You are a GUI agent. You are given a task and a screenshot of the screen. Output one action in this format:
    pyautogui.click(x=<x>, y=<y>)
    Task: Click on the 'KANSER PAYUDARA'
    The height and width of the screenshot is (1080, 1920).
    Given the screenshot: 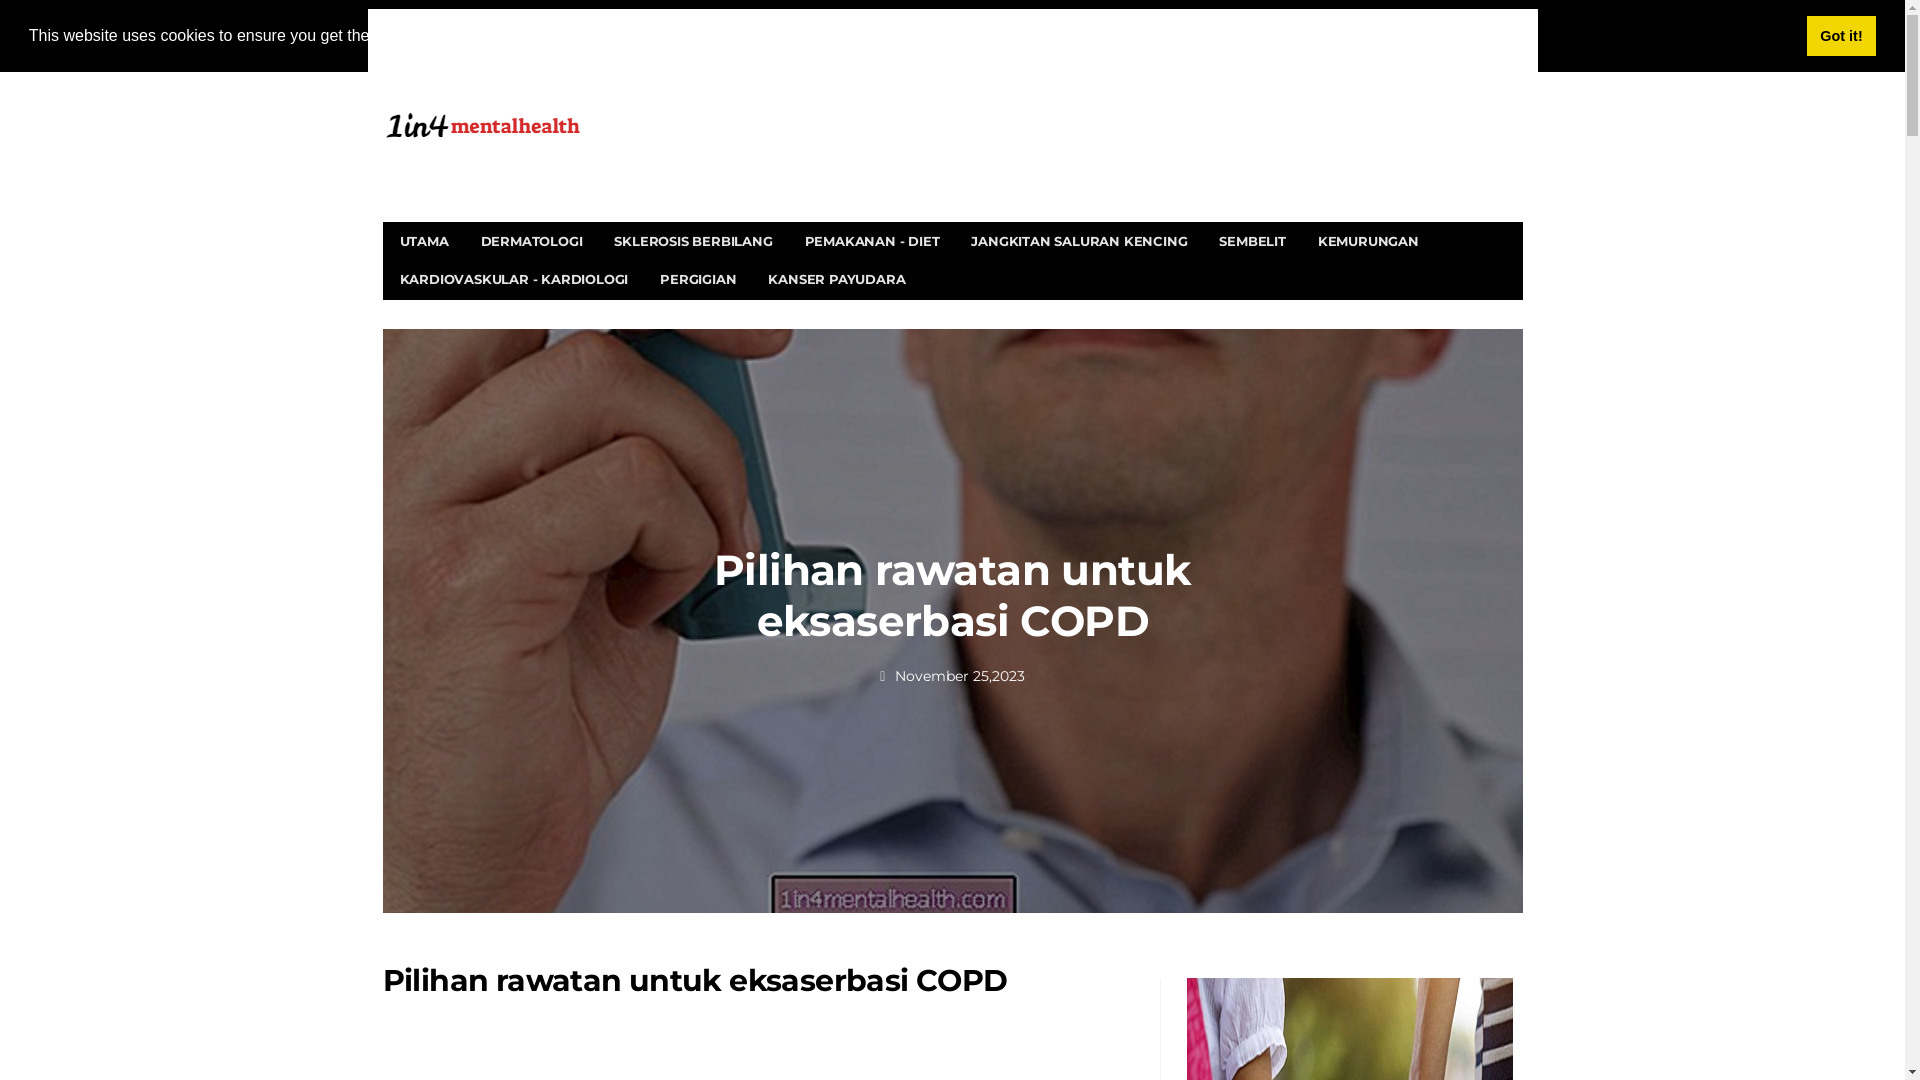 What is the action you would take?
    pyautogui.click(x=836, y=278)
    